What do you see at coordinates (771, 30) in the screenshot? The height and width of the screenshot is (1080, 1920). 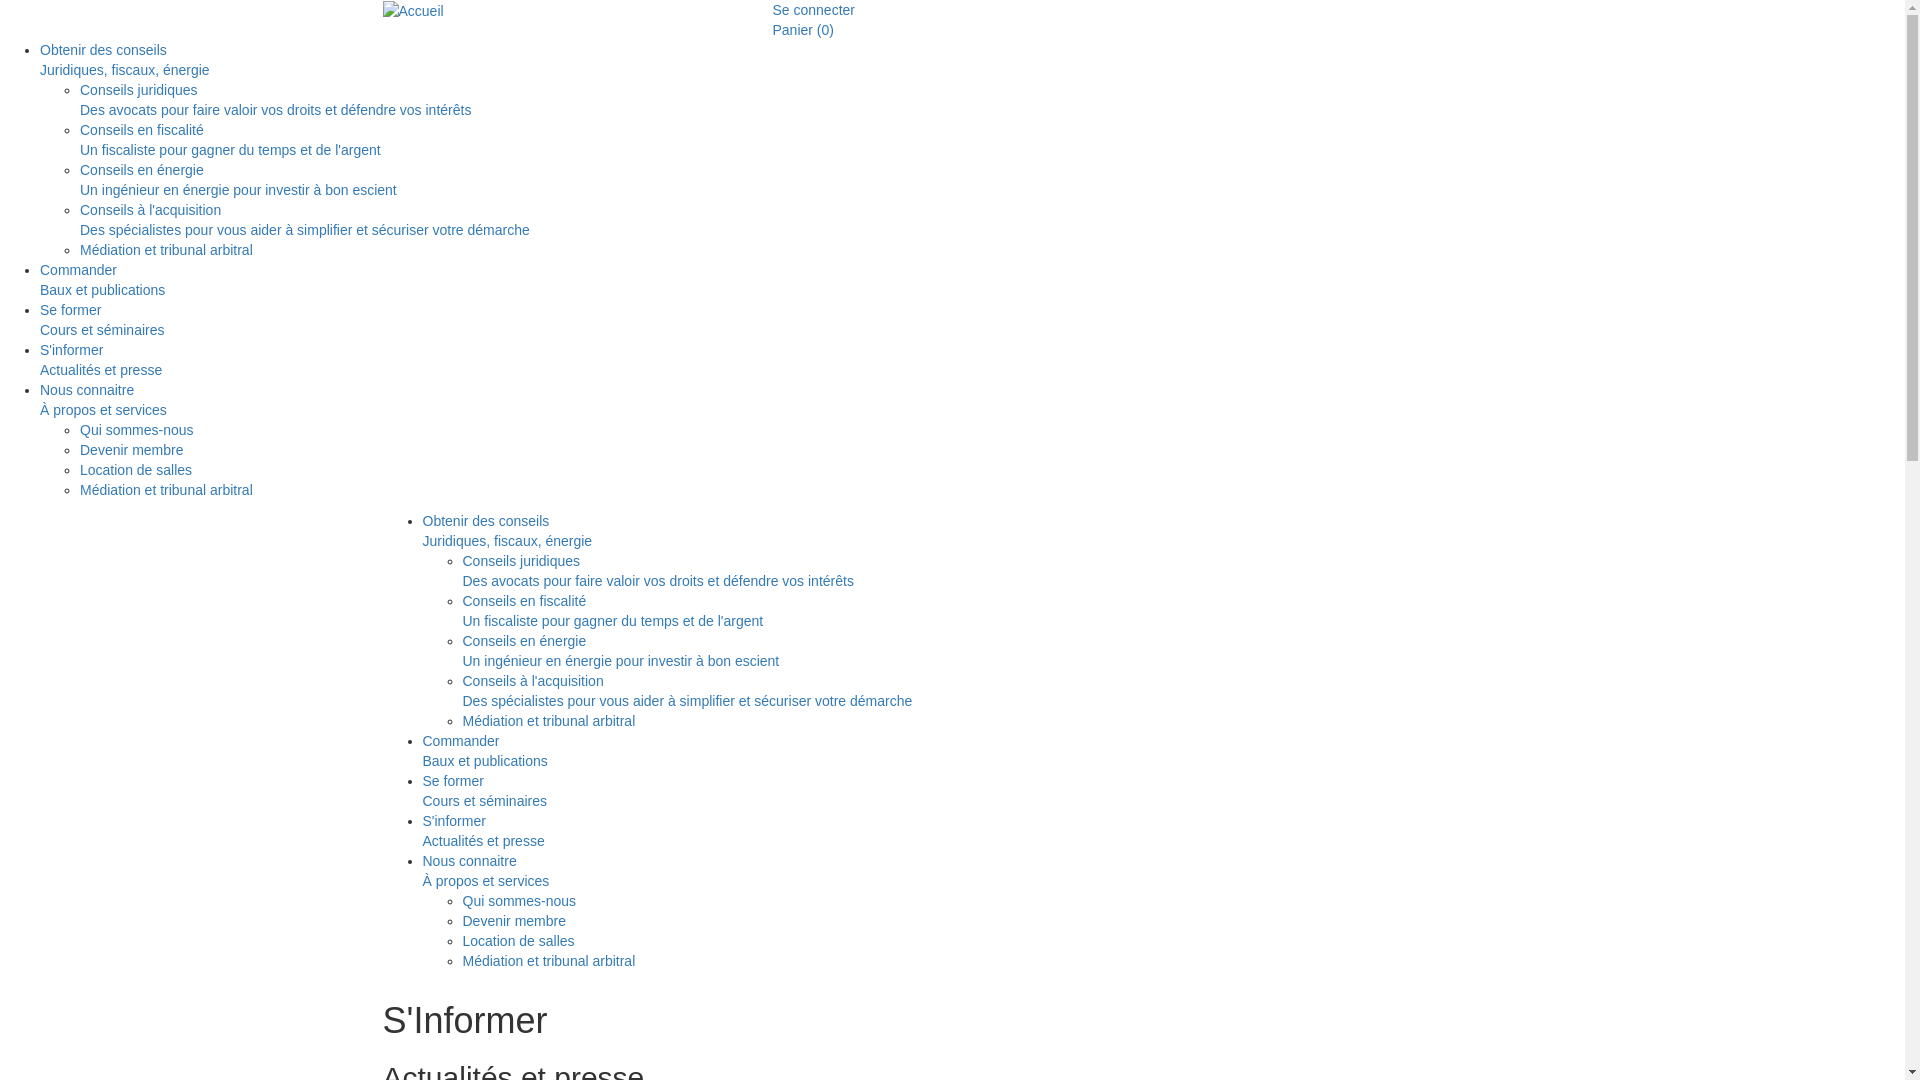 I see `'Panier (0)'` at bounding box center [771, 30].